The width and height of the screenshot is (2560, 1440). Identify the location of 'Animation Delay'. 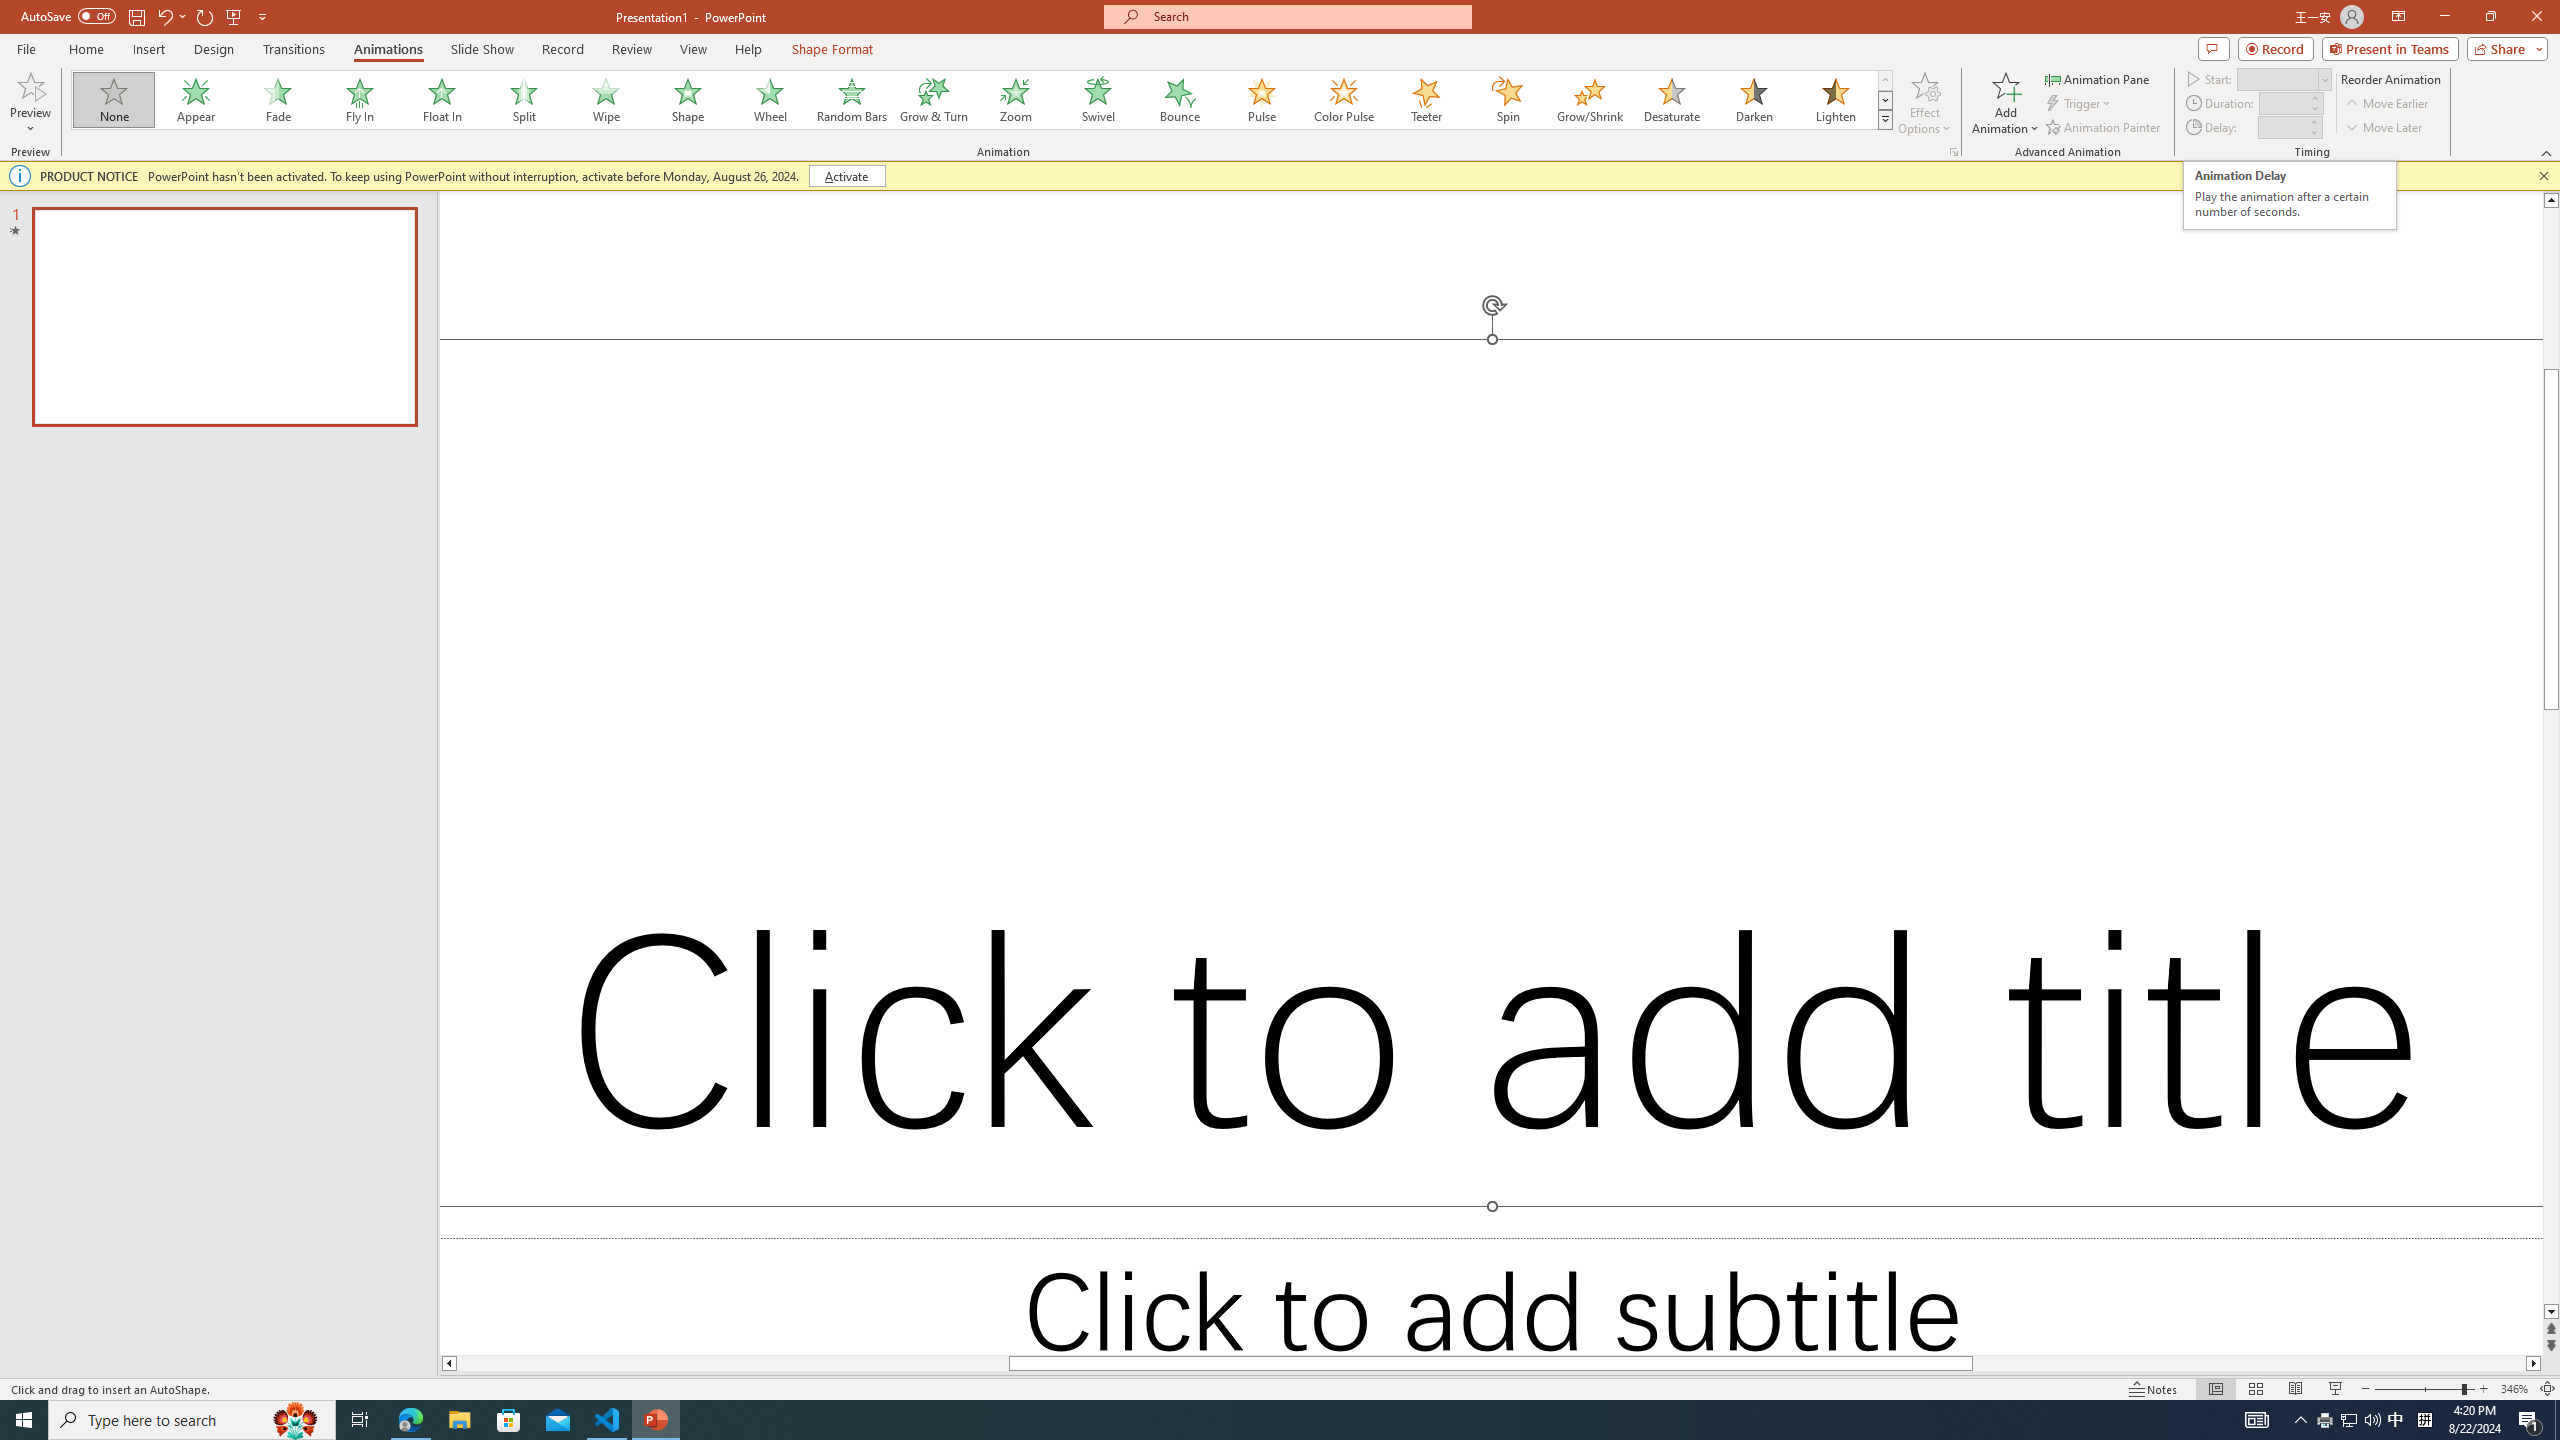
(2279, 126).